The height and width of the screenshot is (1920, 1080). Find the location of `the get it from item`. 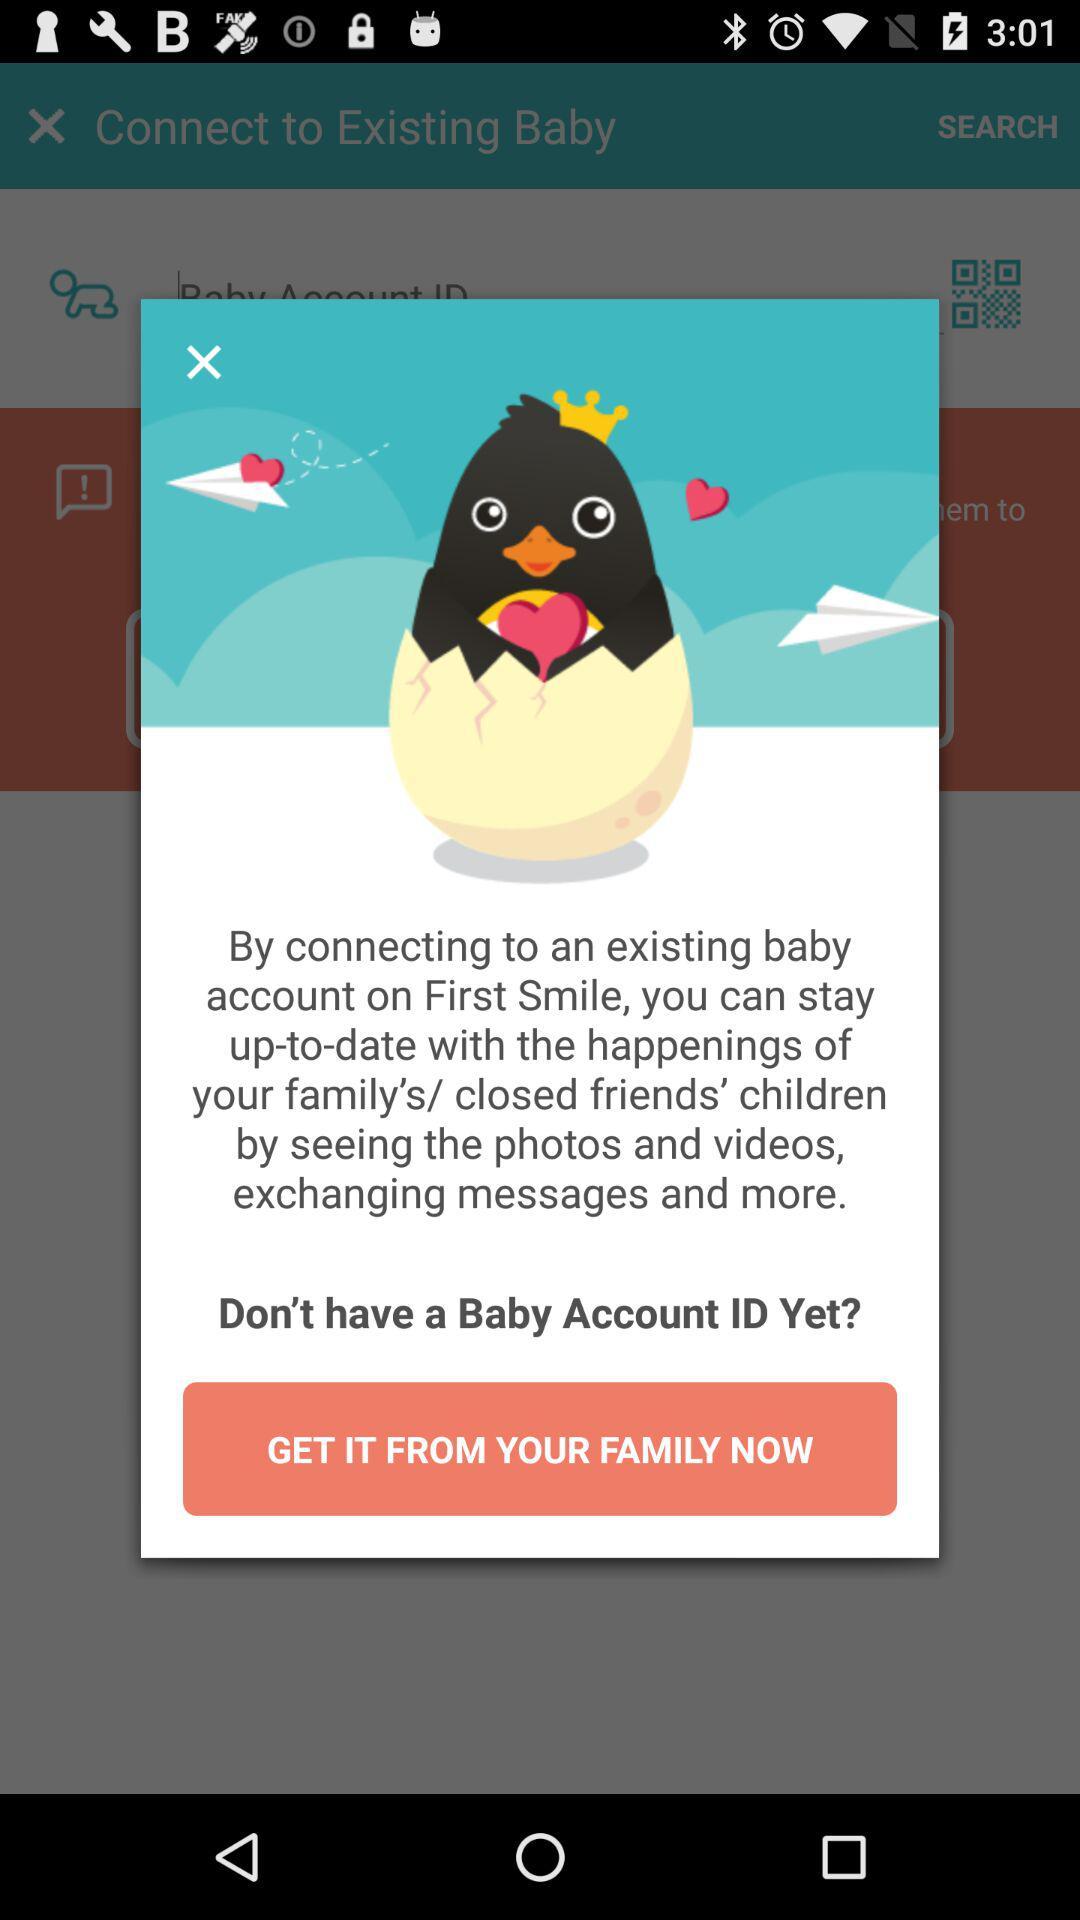

the get it from item is located at coordinates (540, 1449).